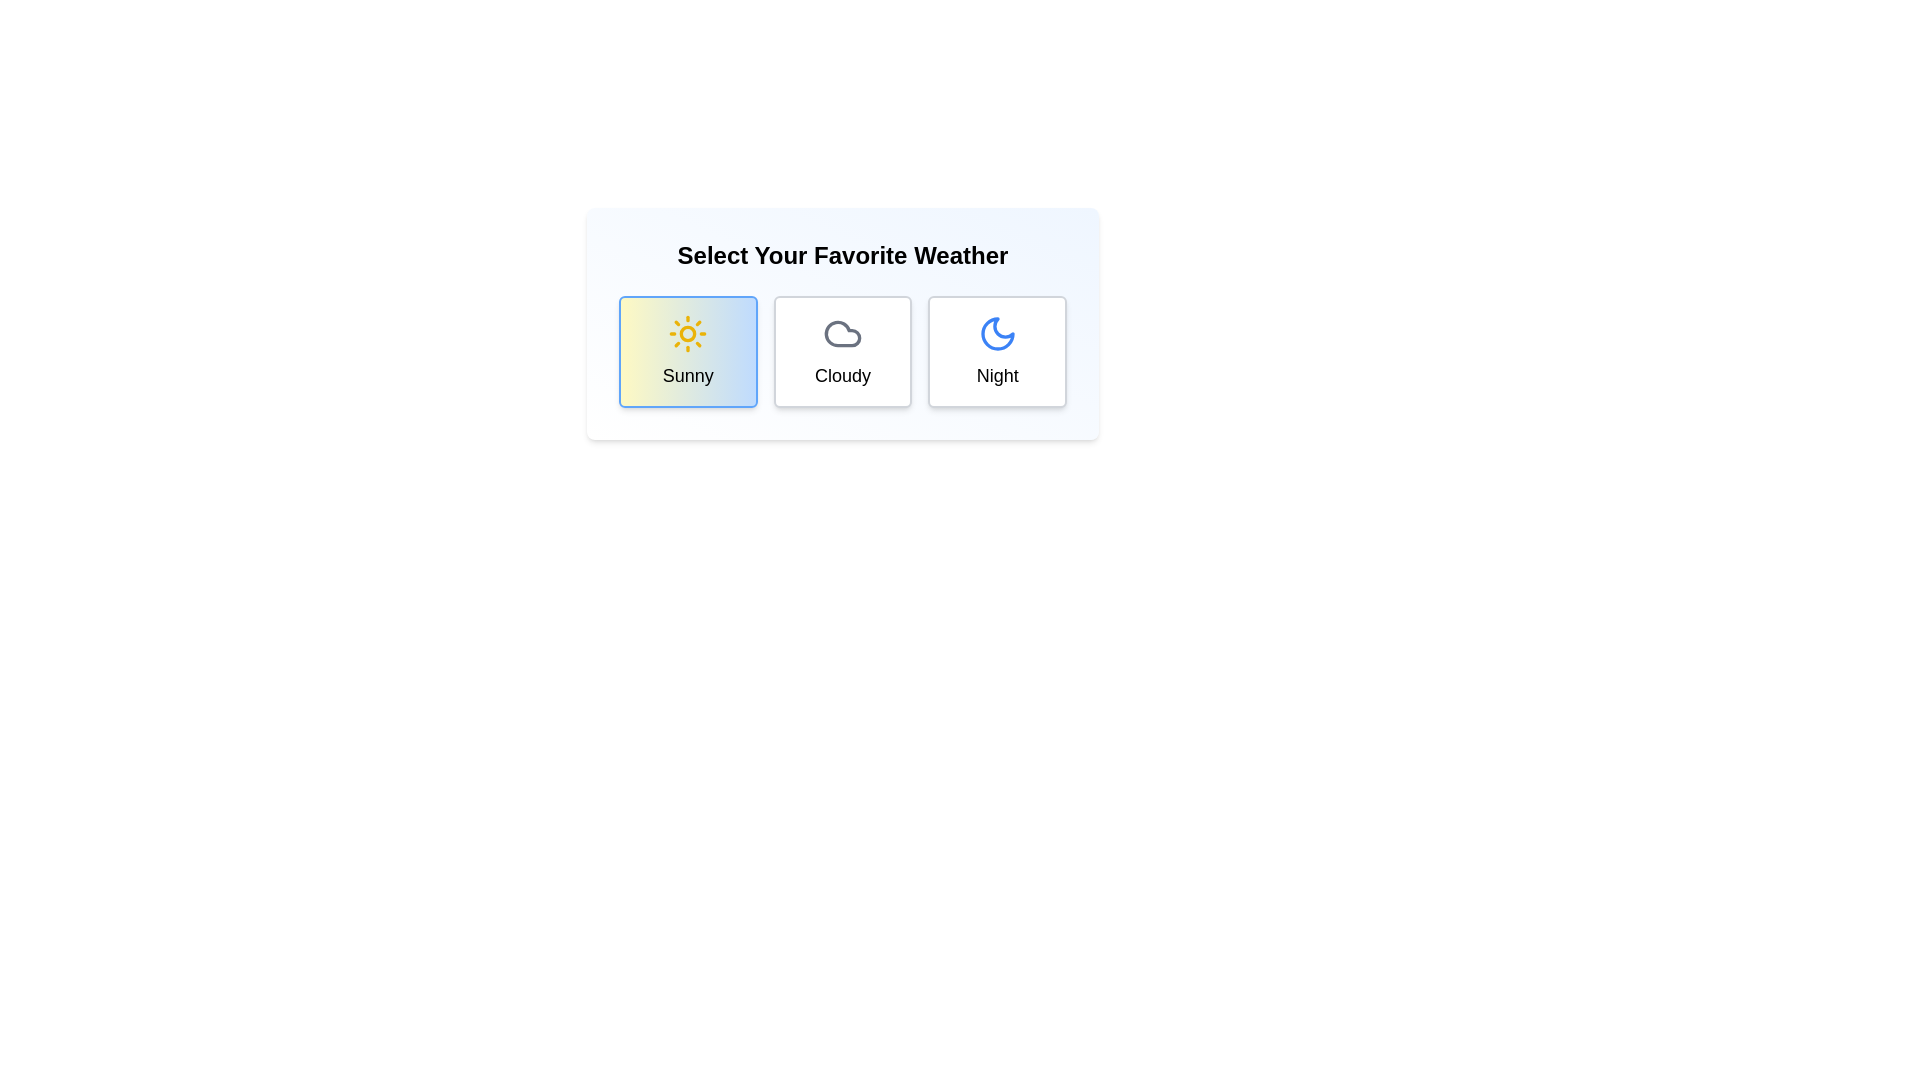 Image resolution: width=1920 pixels, height=1080 pixels. What do you see at coordinates (997, 333) in the screenshot?
I see `the 'Night' option icon in the weather selection interface` at bounding box center [997, 333].